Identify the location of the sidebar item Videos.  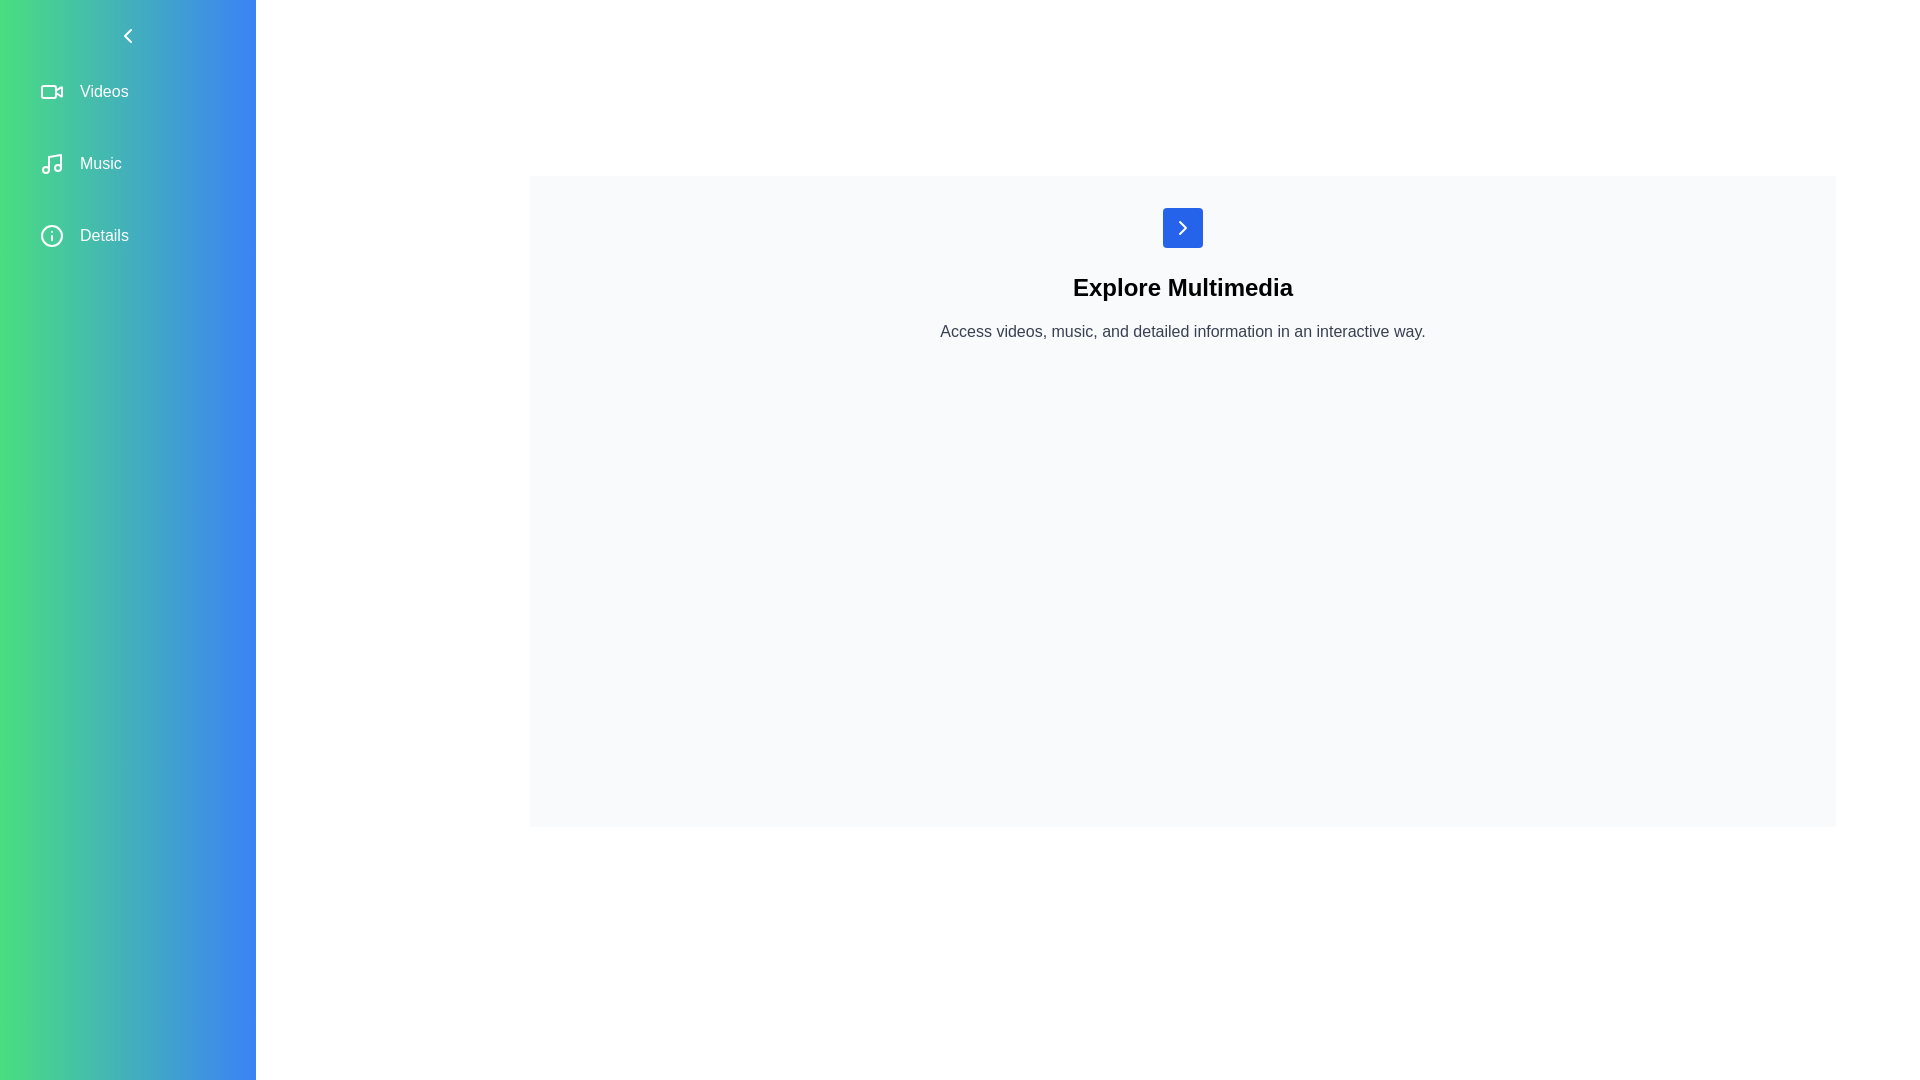
(127, 92).